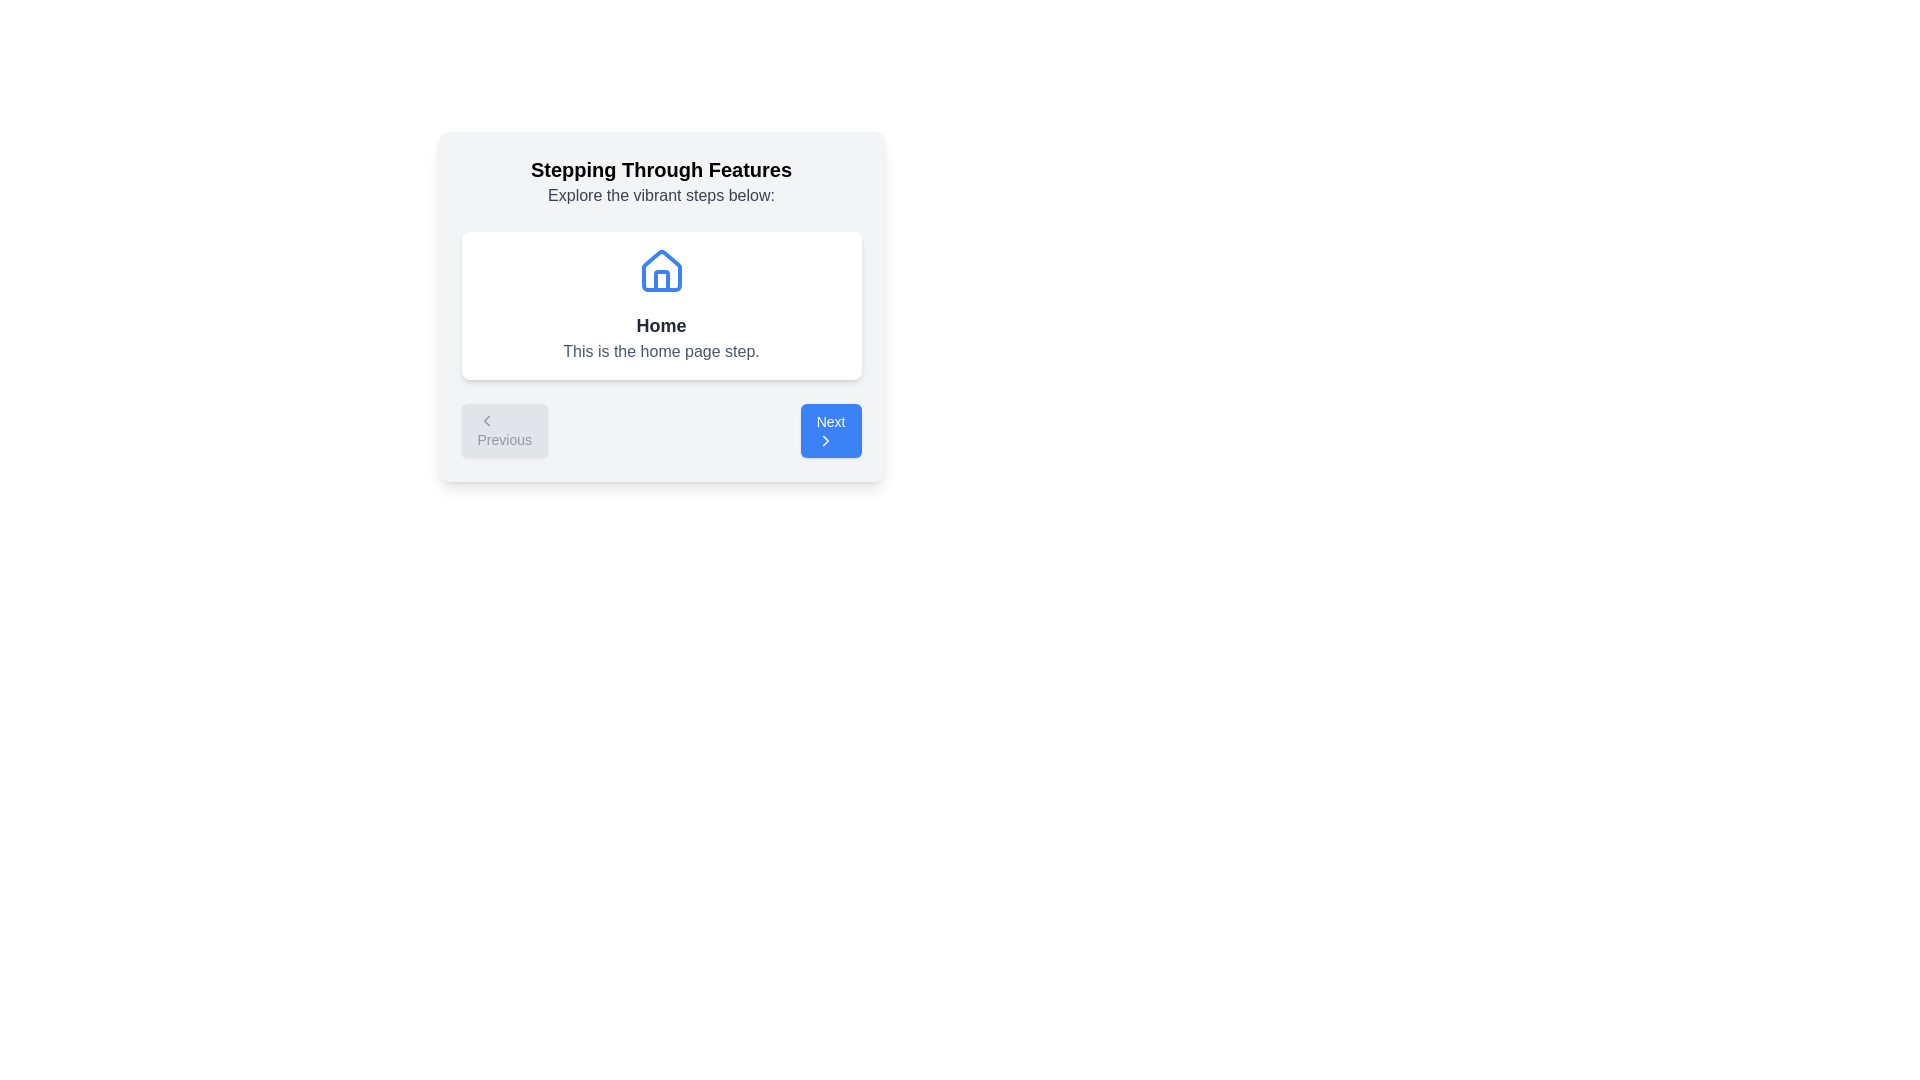  Describe the element at coordinates (661, 181) in the screenshot. I see `the Header with subheader text element located at the top section of the card component, which is centrally positioned above the graphic and description labeled 'Home'` at that location.